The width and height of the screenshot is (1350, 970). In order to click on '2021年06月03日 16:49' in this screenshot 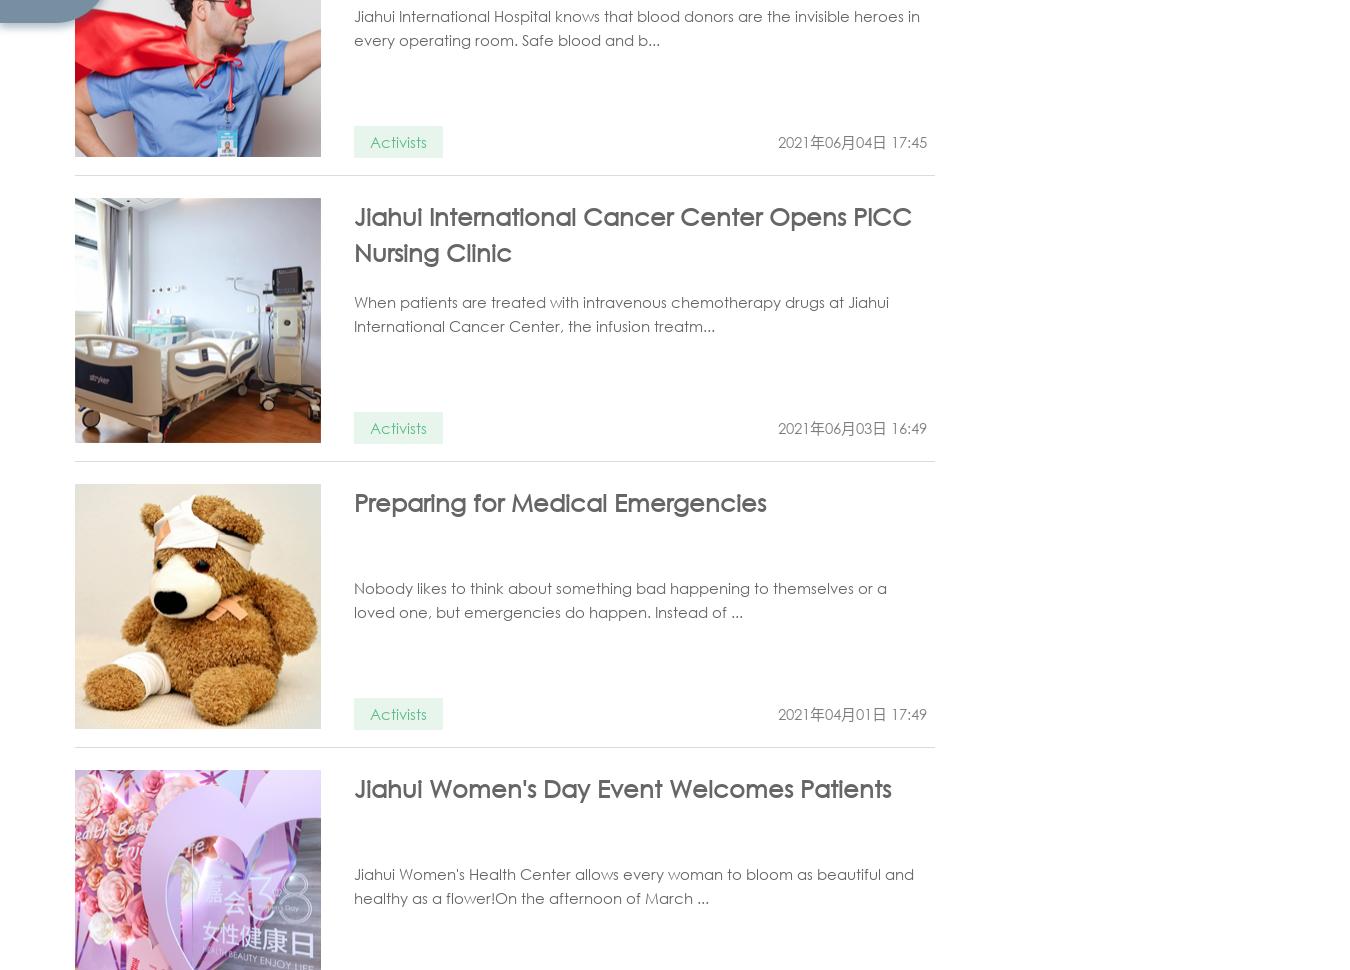, I will do `click(777, 427)`.